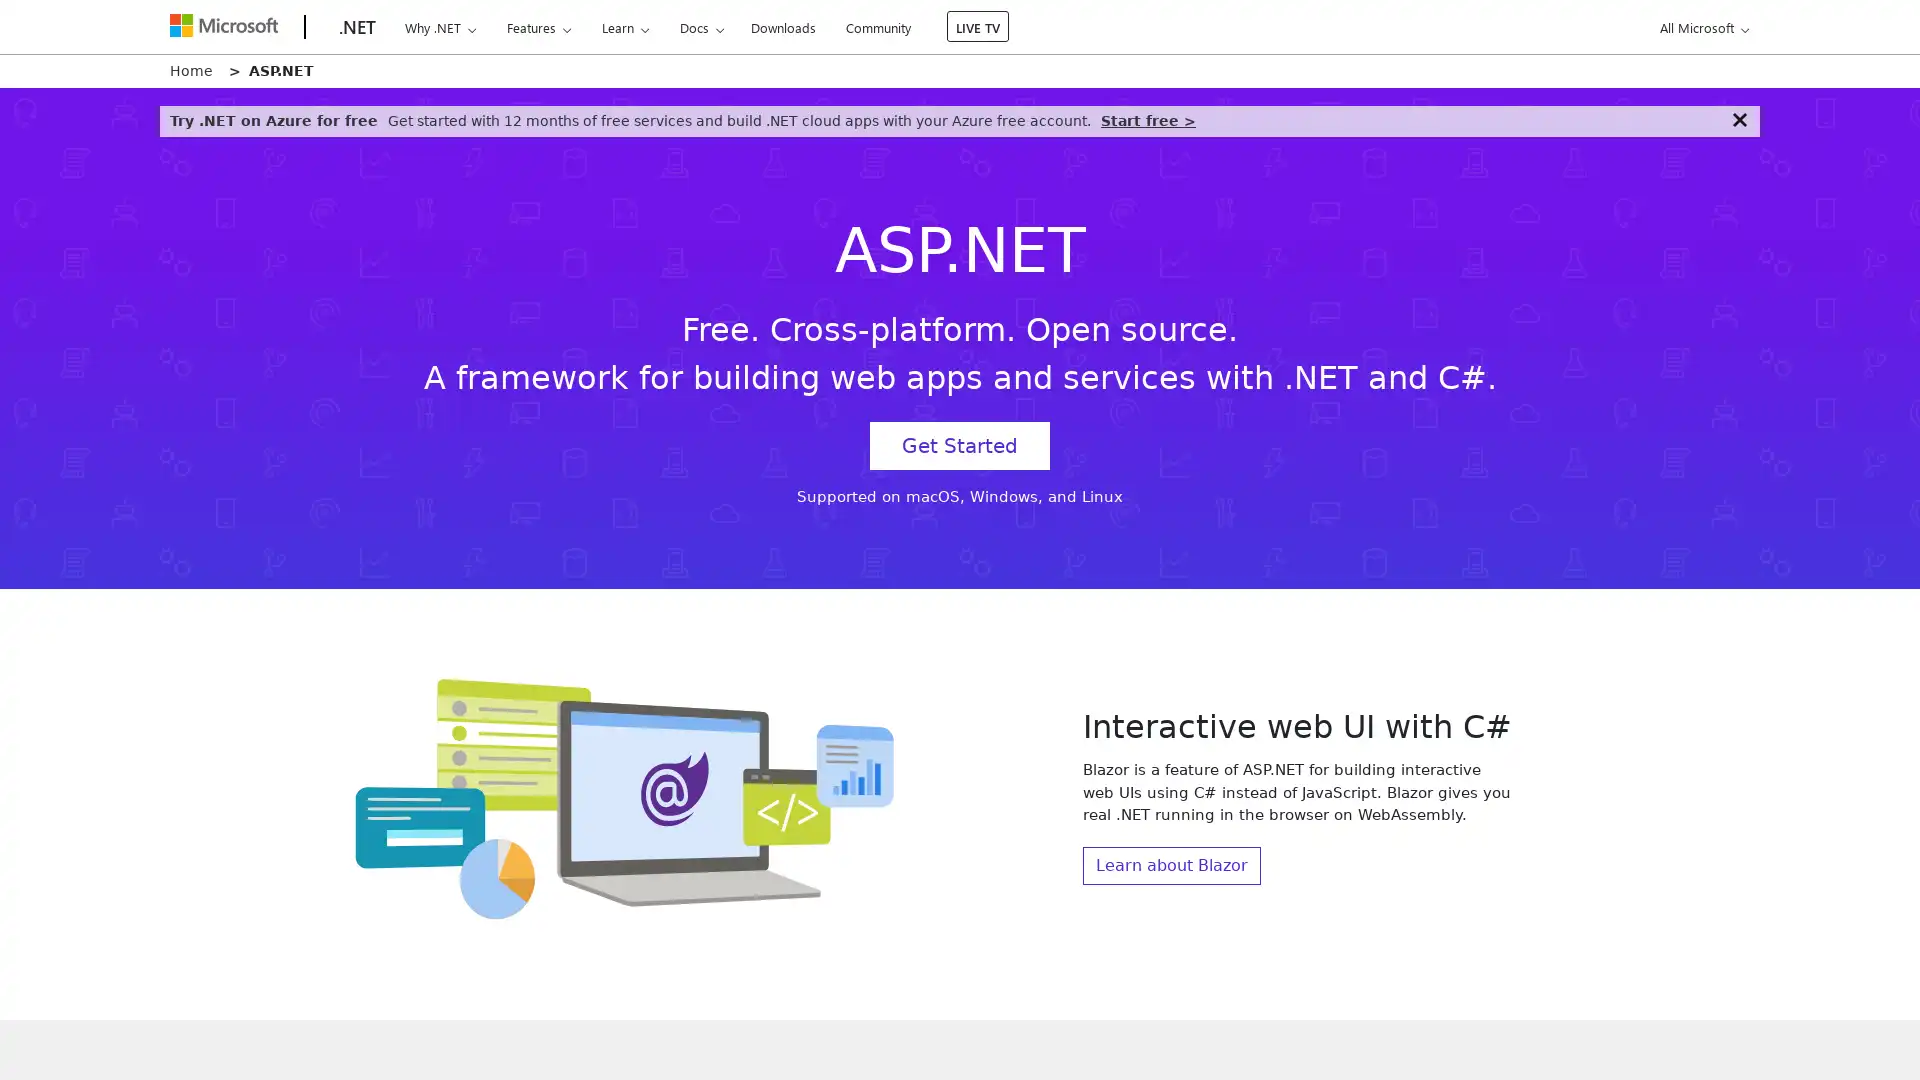 Image resolution: width=1920 pixels, height=1080 pixels. I want to click on Learn, so click(623, 27).